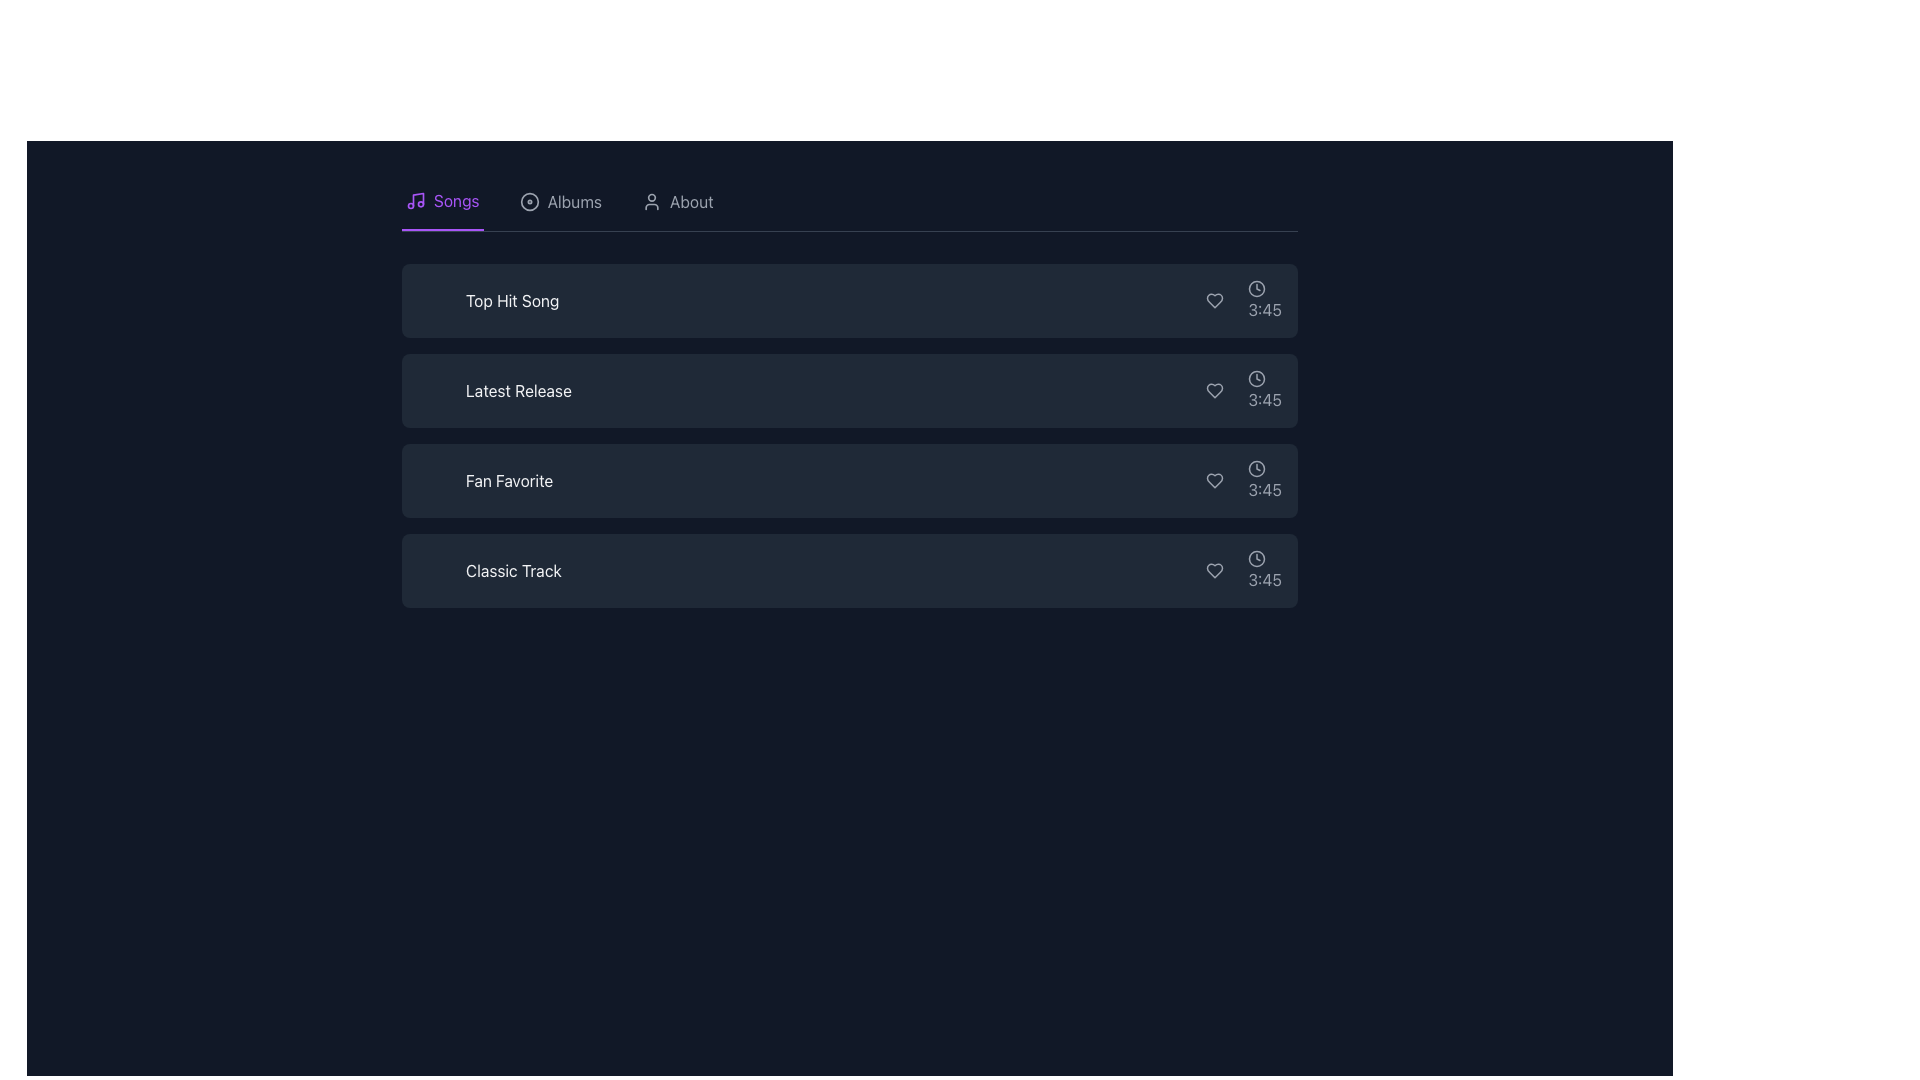 This screenshot has height=1080, width=1920. What do you see at coordinates (512, 300) in the screenshot?
I see `text displayed in the Label element showing 'Top Hit Song' which is styled in white text on a dark background, positioned as the first item in a vertical list of song titles` at bounding box center [512, 300].